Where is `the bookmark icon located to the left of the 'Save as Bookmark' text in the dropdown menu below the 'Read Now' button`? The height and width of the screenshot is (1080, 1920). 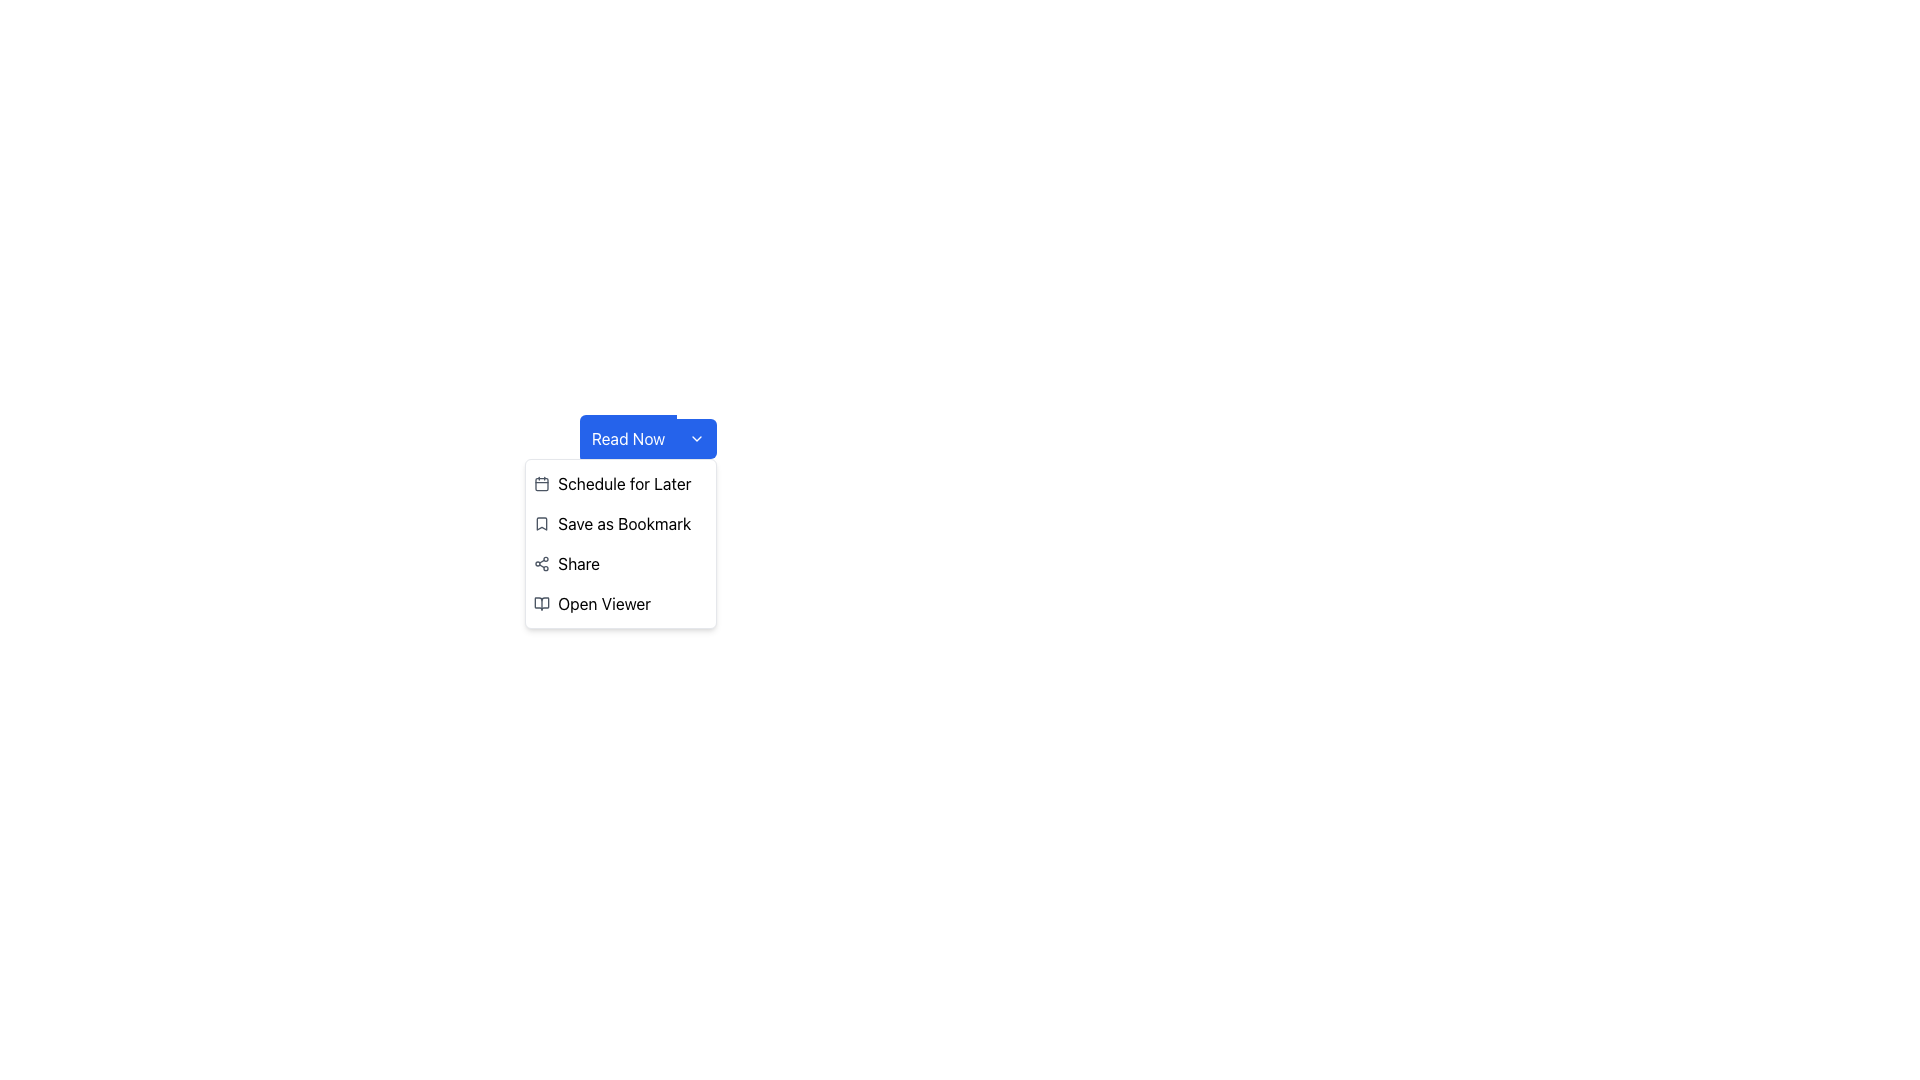 the bookmark icon located to the left of the 'Save as Bookmark' text in the dropdown menu below the 'Read Now' button is located at coordinates (542, 523).